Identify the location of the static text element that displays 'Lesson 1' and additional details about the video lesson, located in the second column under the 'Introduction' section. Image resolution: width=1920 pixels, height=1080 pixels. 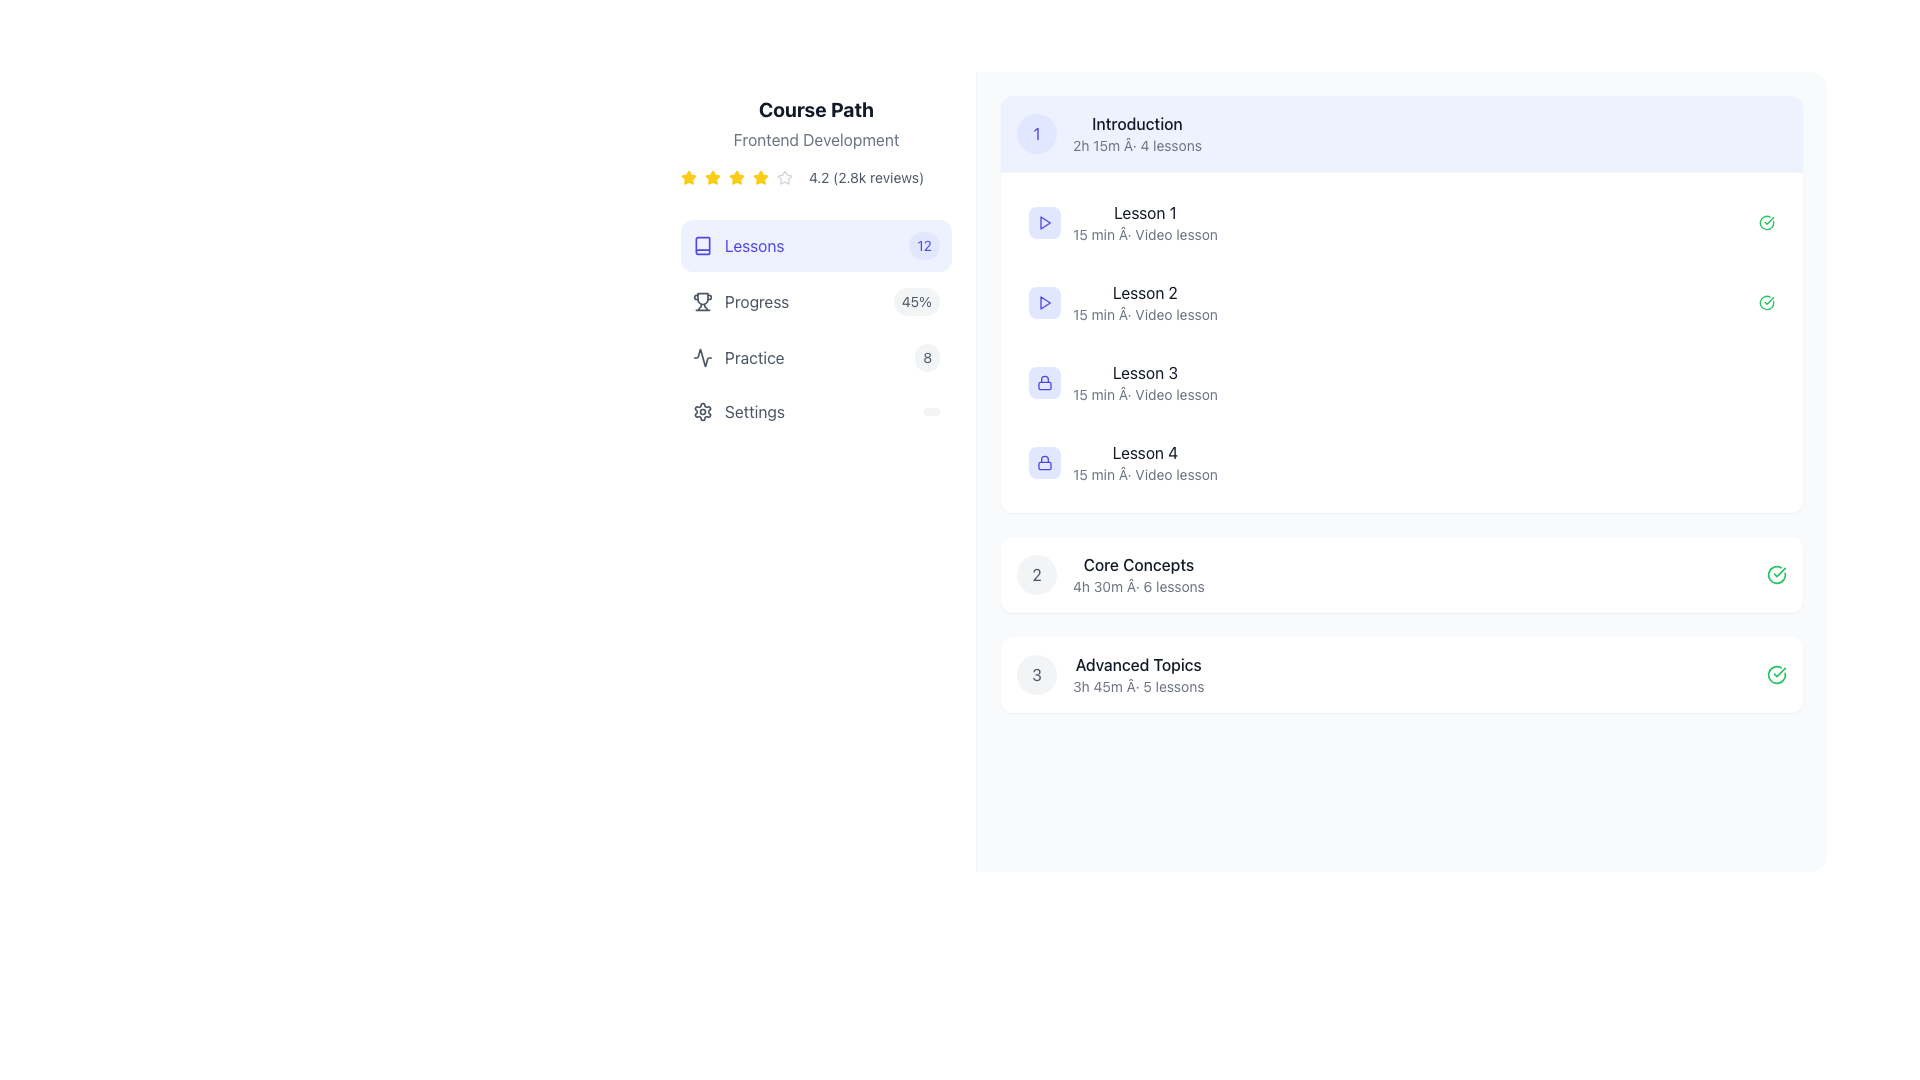
(1145, 223).